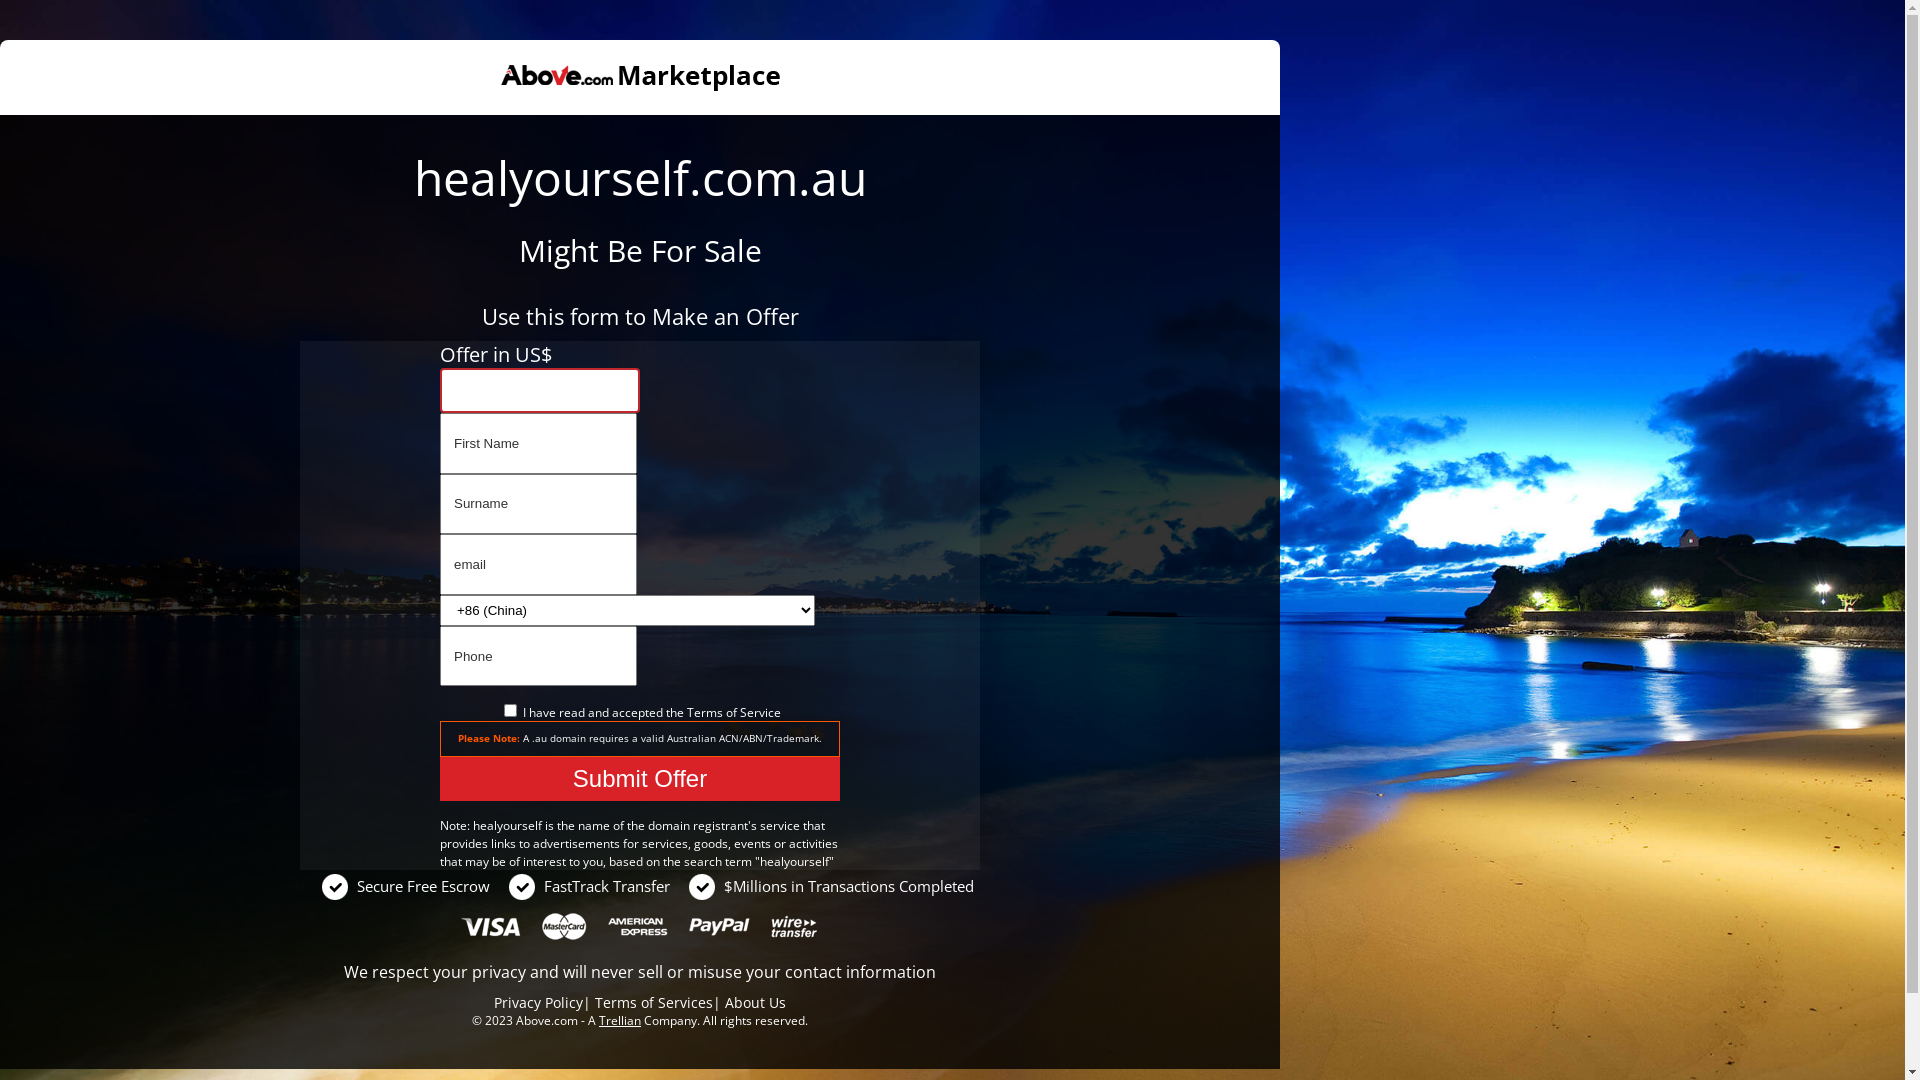 The width and height of the screenshot is (1920, 1080). Describe the element at coordinates (598, 1020) in the screenshot. I see `'Trellian'` at that location.